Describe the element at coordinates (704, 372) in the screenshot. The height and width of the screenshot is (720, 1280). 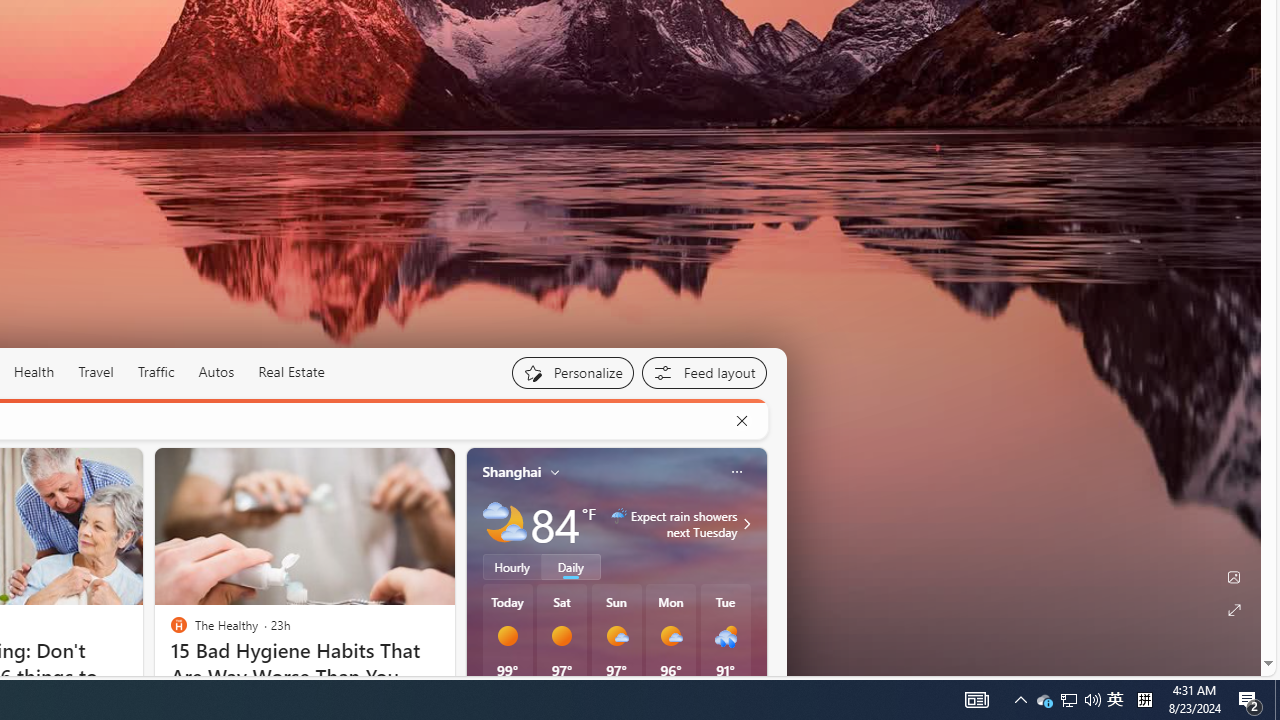
I see `'Feed settings'` at that location.